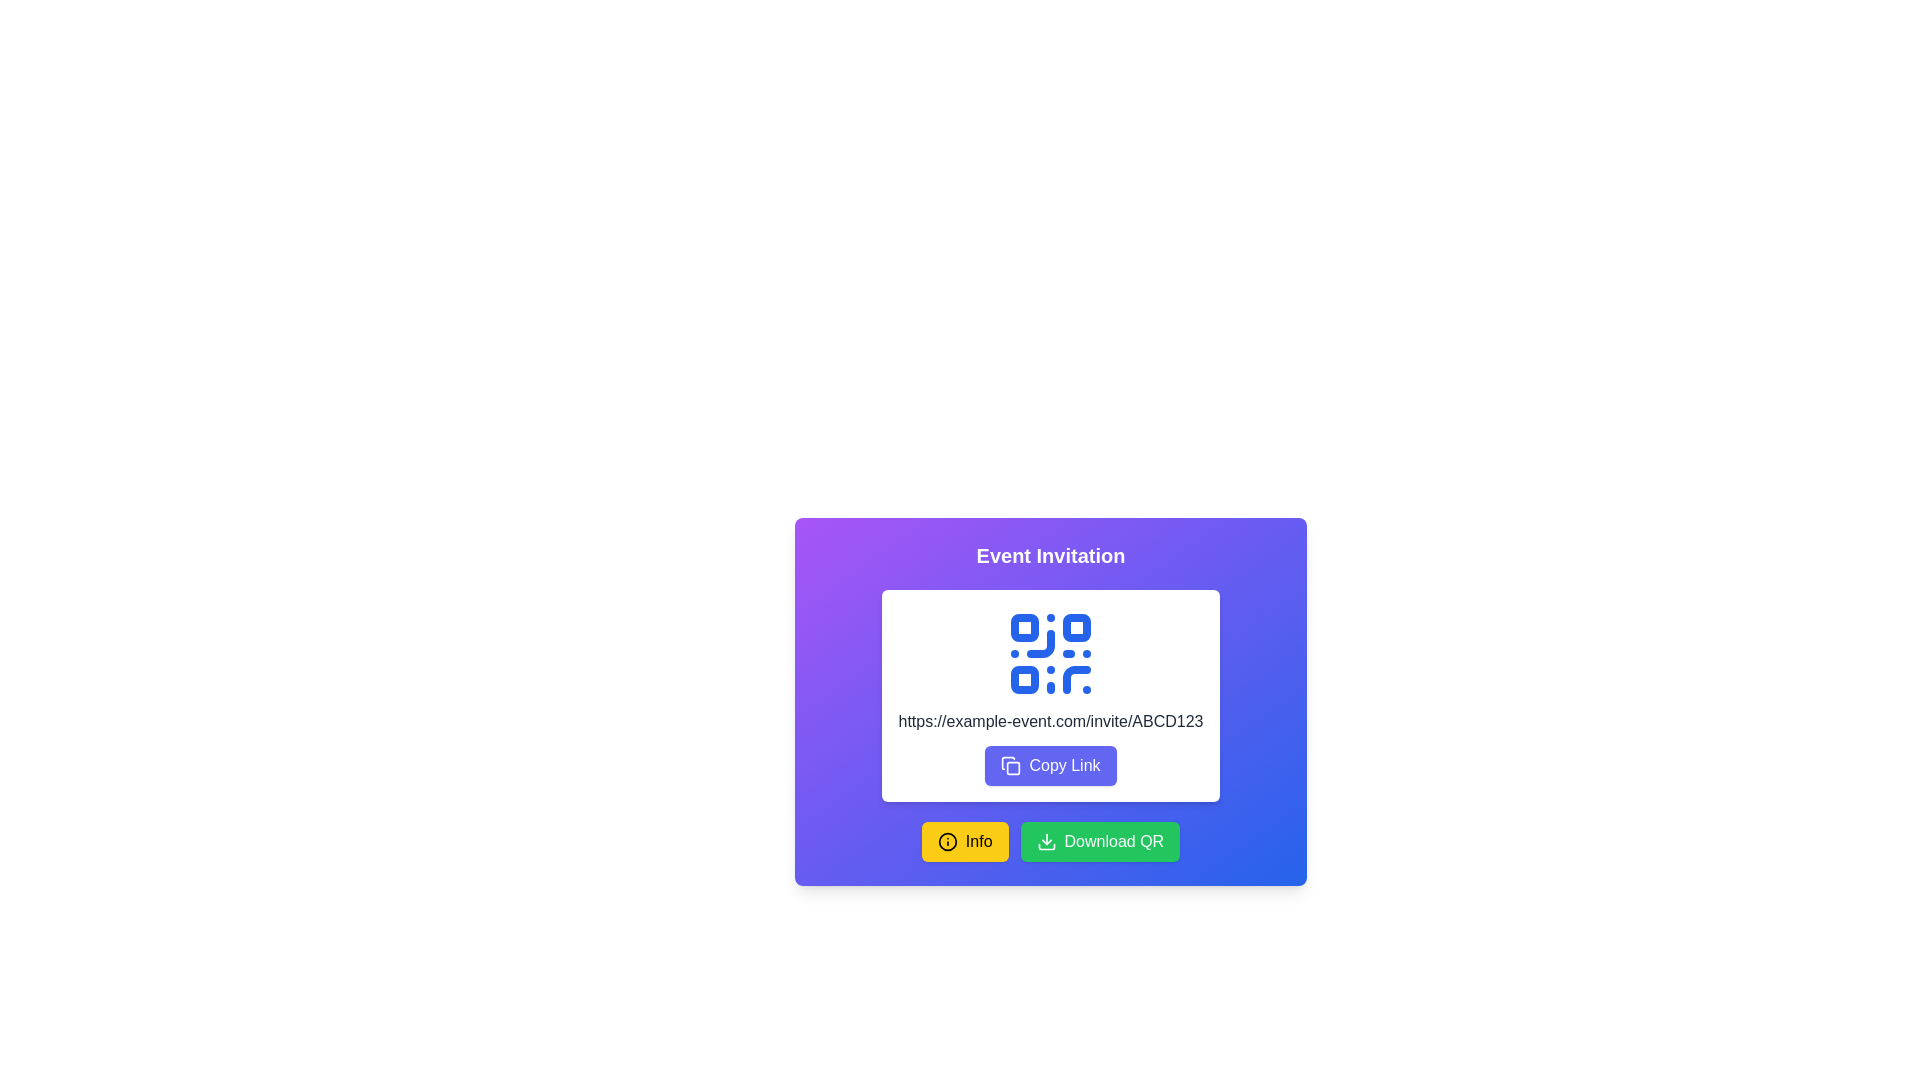 Image resolution: width=1920 pixels, height=1080 pixels. Describe the element at coordinates (1075, 627) in the screenshot. I see `and interact with the small bright blue square with rounded corners located` at that location.